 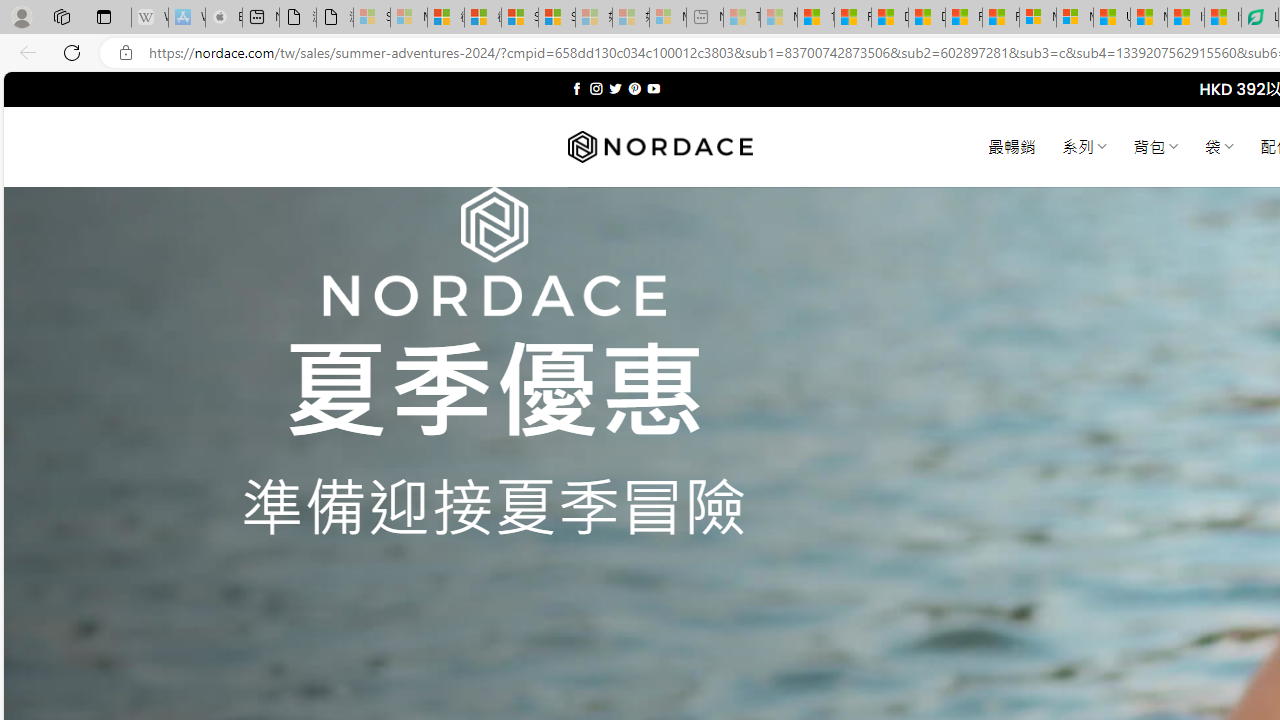 I want to click on 'Follow on Twitter', so click(x=614, y=88).